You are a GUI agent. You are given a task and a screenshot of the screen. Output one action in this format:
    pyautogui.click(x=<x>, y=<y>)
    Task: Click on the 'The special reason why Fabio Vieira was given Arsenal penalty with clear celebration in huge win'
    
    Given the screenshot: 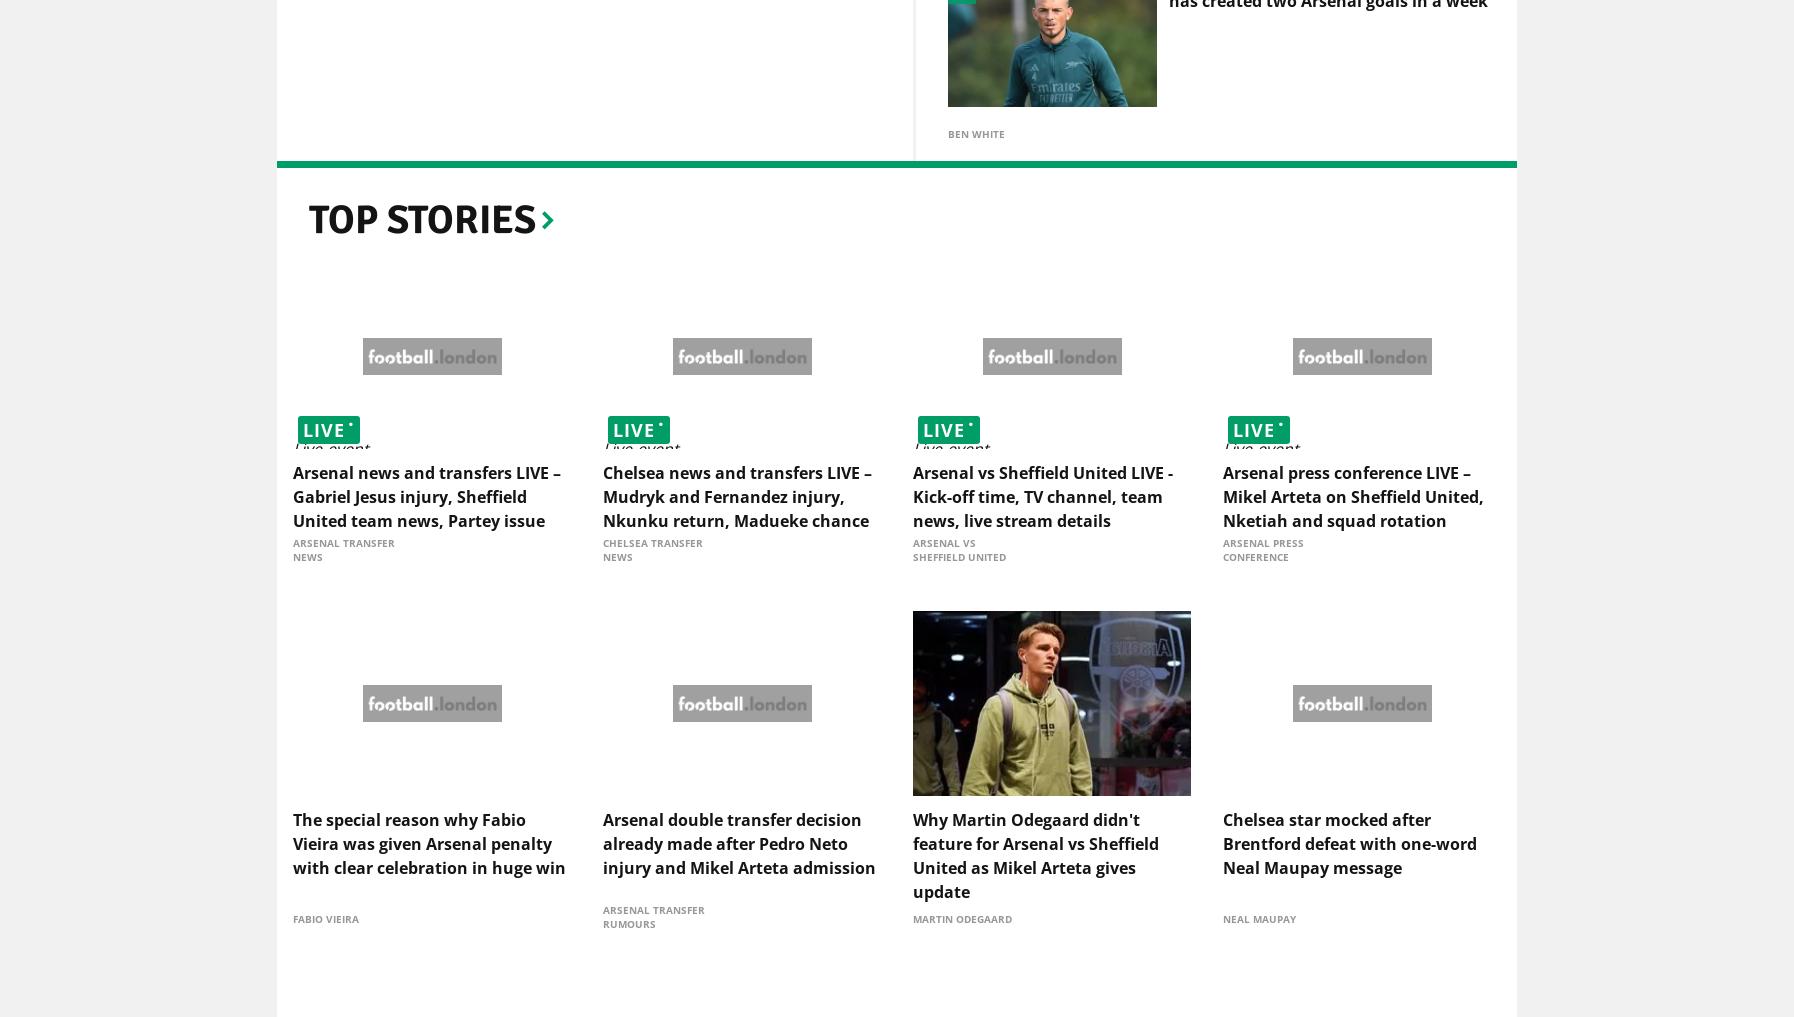 What is the action you would take?
    pyautogui.click(x=428, y=845)
    